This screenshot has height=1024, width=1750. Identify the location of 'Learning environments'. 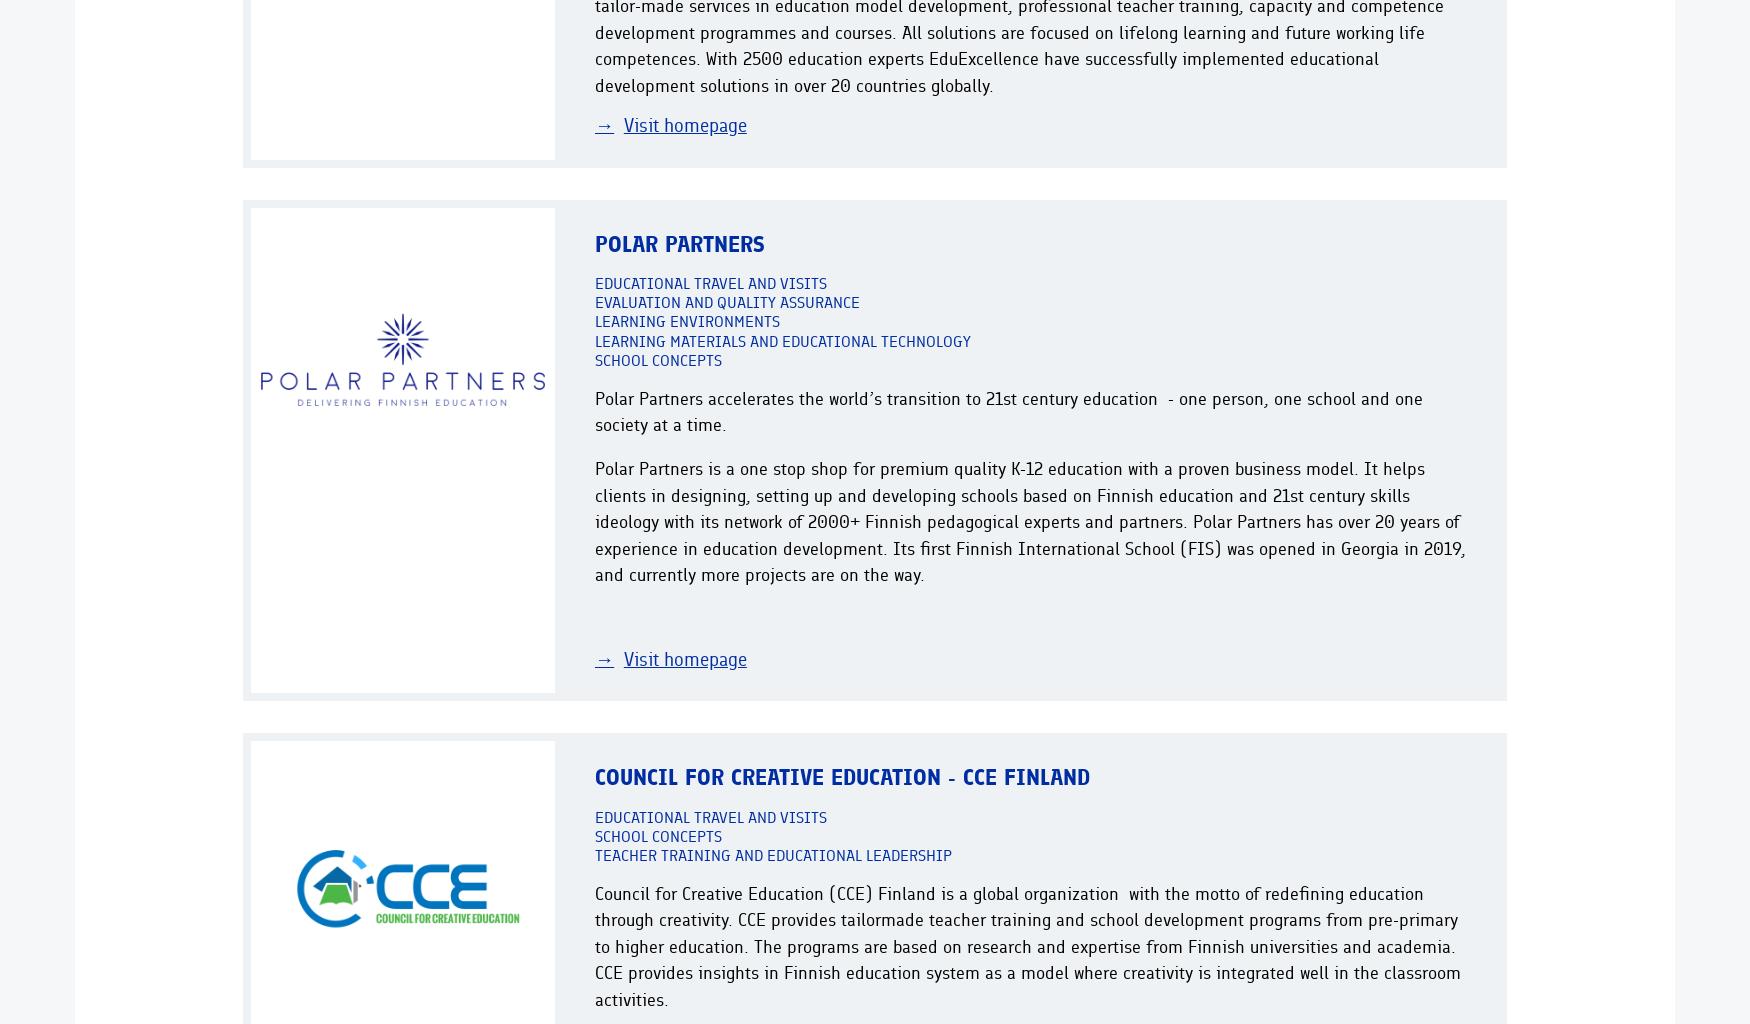
(686, 320).